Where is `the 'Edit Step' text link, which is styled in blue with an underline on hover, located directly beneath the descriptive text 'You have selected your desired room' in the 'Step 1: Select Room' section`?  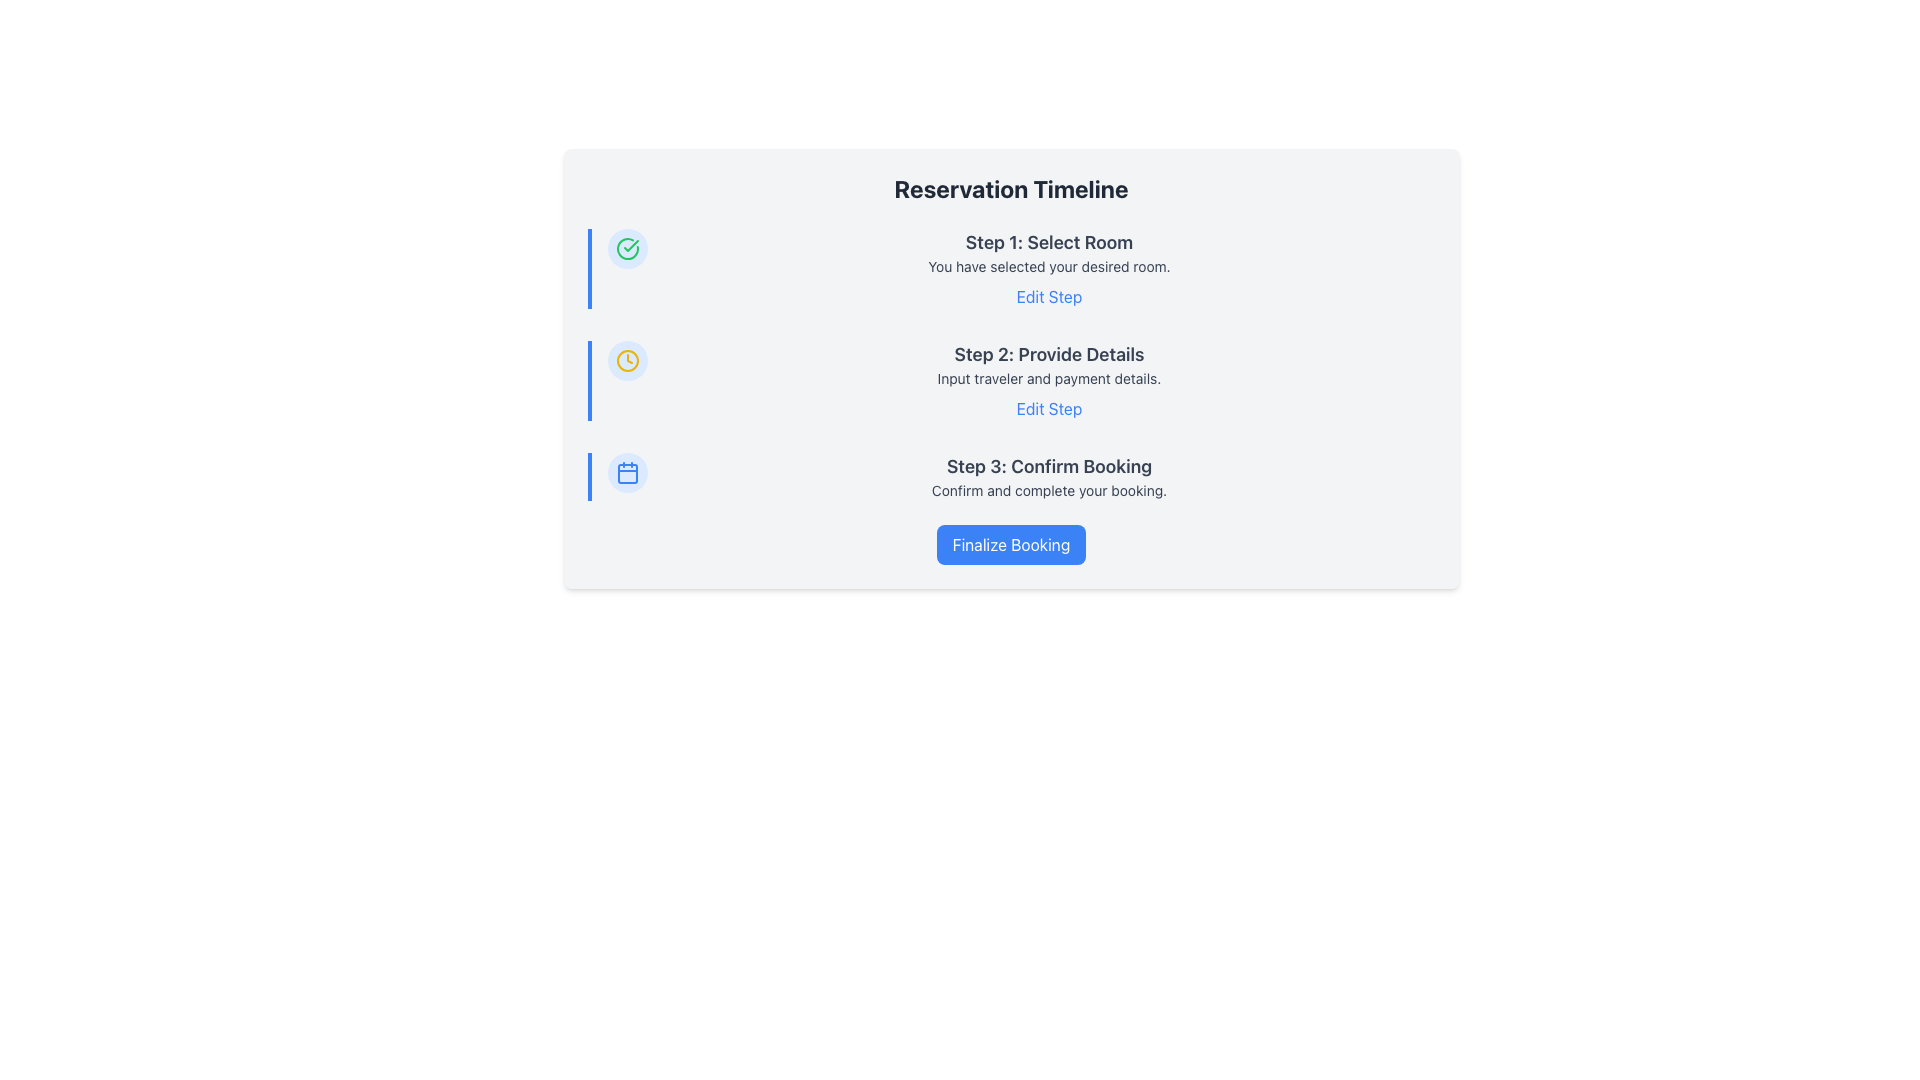 the 'Edit Step' text link, which is styled in blue with an underline on hover, located directly beneath the descriptive text 'You have selected your desired room' in the 'Step 1: Select Room' section is located at coordinates (1048, 297).